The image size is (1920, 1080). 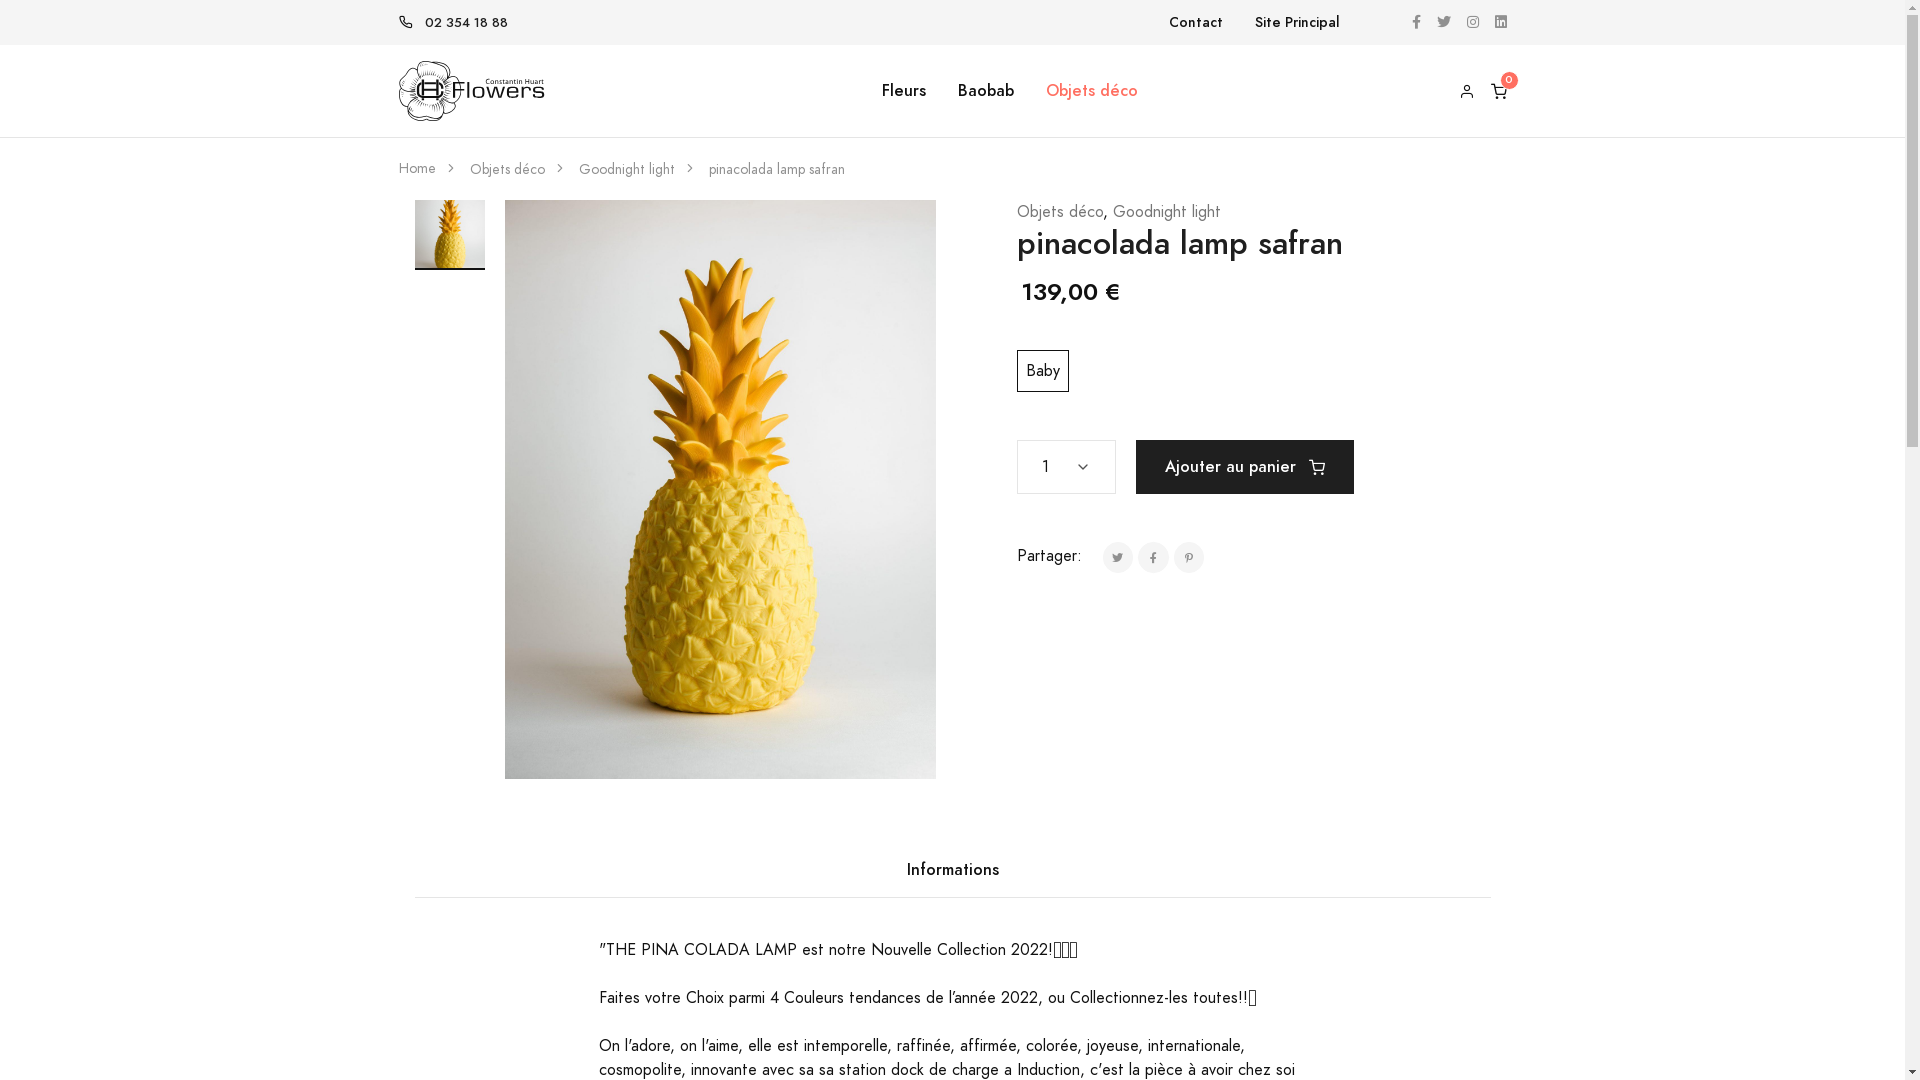 What do you see at coordinates (1296, 22) in the screenshot?
I see `'Site Principal'` at bounding box center [1296, 22].